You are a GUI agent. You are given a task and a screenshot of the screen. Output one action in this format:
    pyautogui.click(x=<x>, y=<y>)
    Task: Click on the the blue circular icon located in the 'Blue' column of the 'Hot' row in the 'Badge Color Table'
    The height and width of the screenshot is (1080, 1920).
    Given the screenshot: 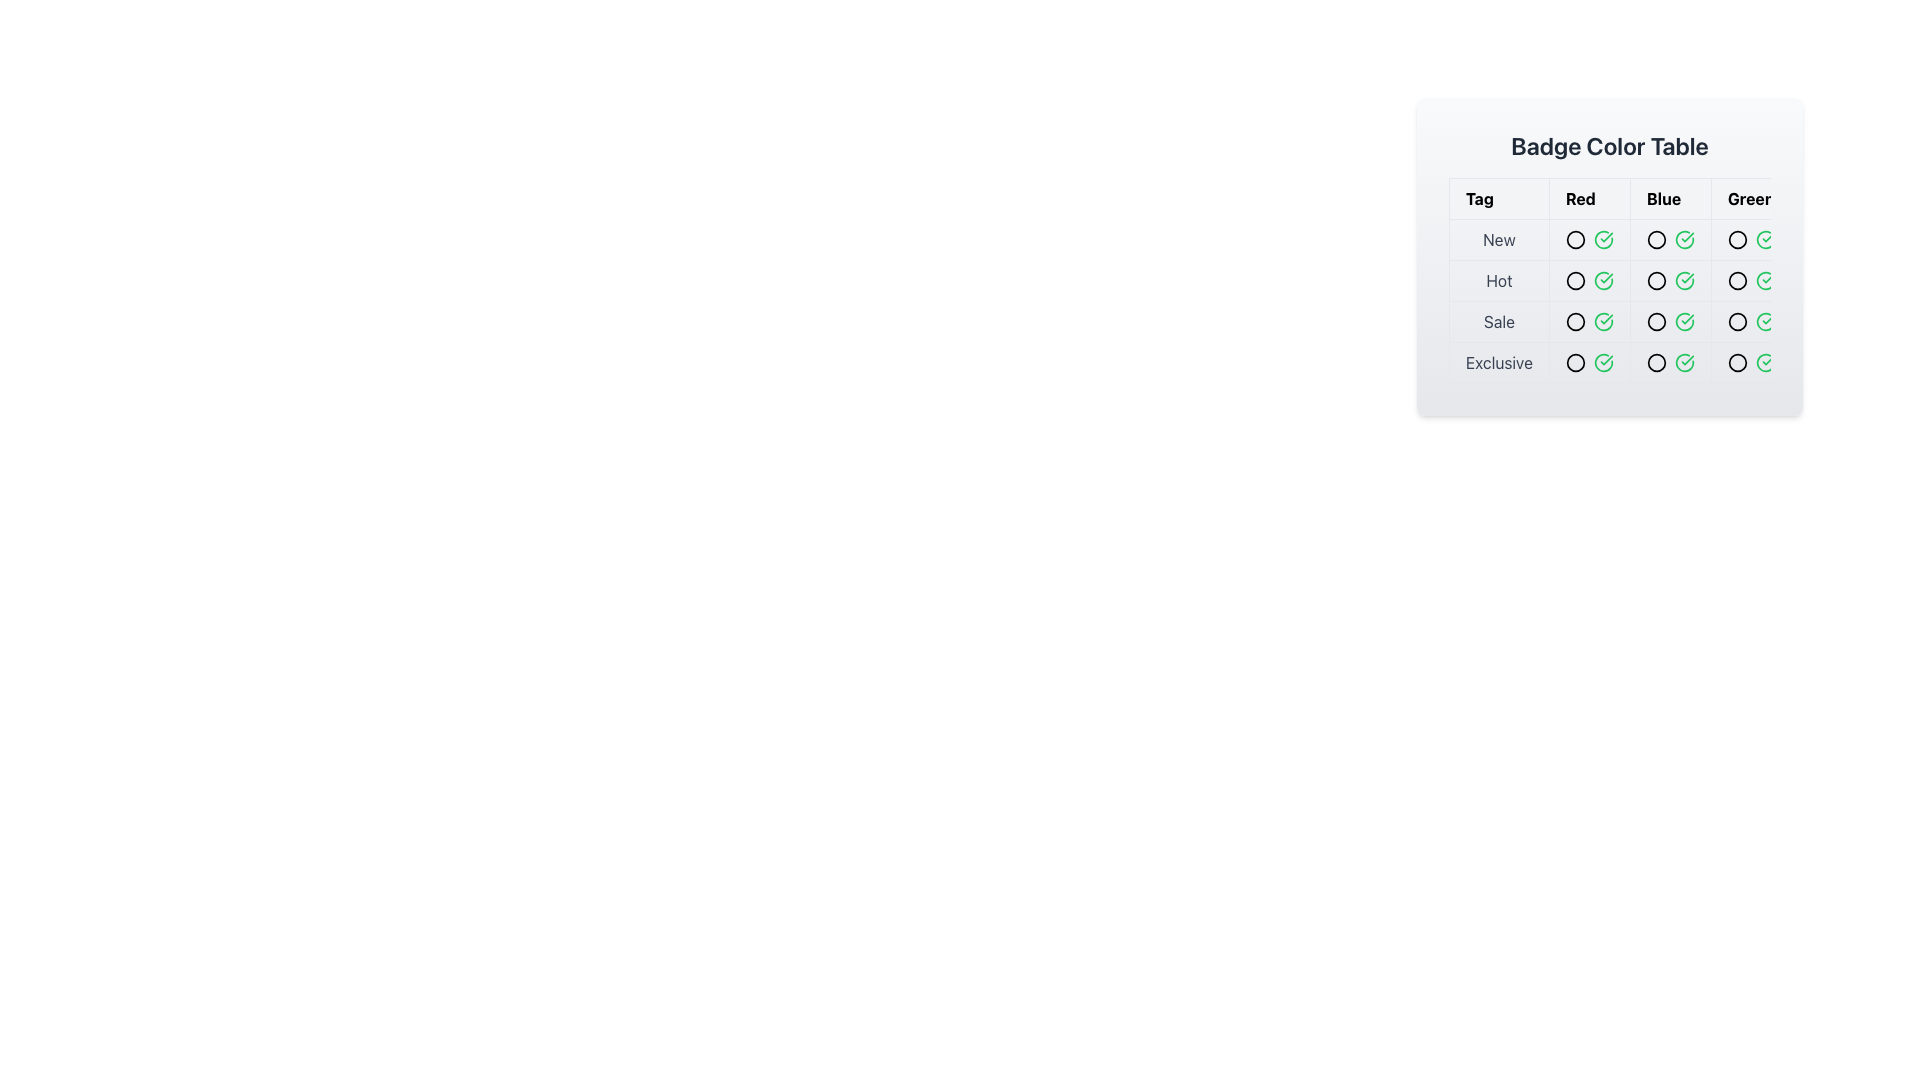 What is the action you would take?
    pyautogui.click(x=1656, y=281)
    